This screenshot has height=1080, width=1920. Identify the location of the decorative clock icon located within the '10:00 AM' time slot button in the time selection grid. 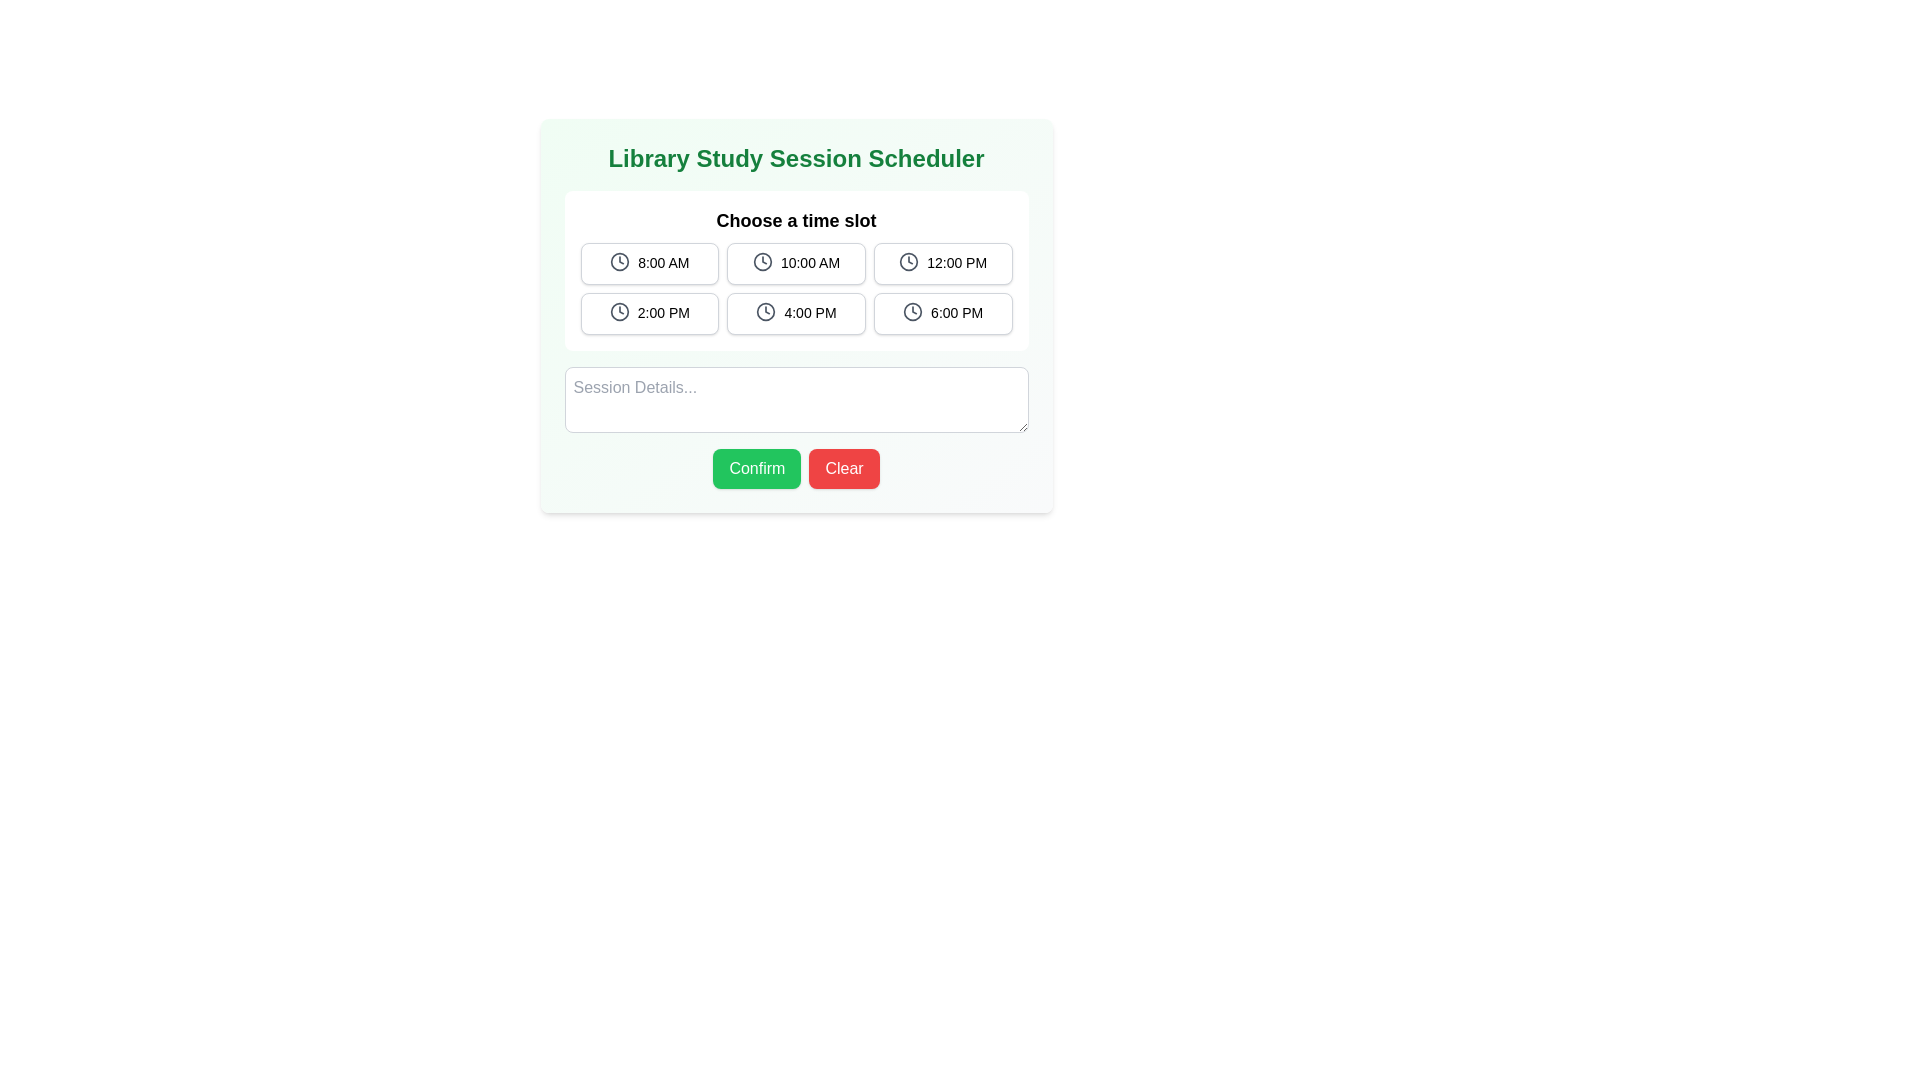
(761, 261).